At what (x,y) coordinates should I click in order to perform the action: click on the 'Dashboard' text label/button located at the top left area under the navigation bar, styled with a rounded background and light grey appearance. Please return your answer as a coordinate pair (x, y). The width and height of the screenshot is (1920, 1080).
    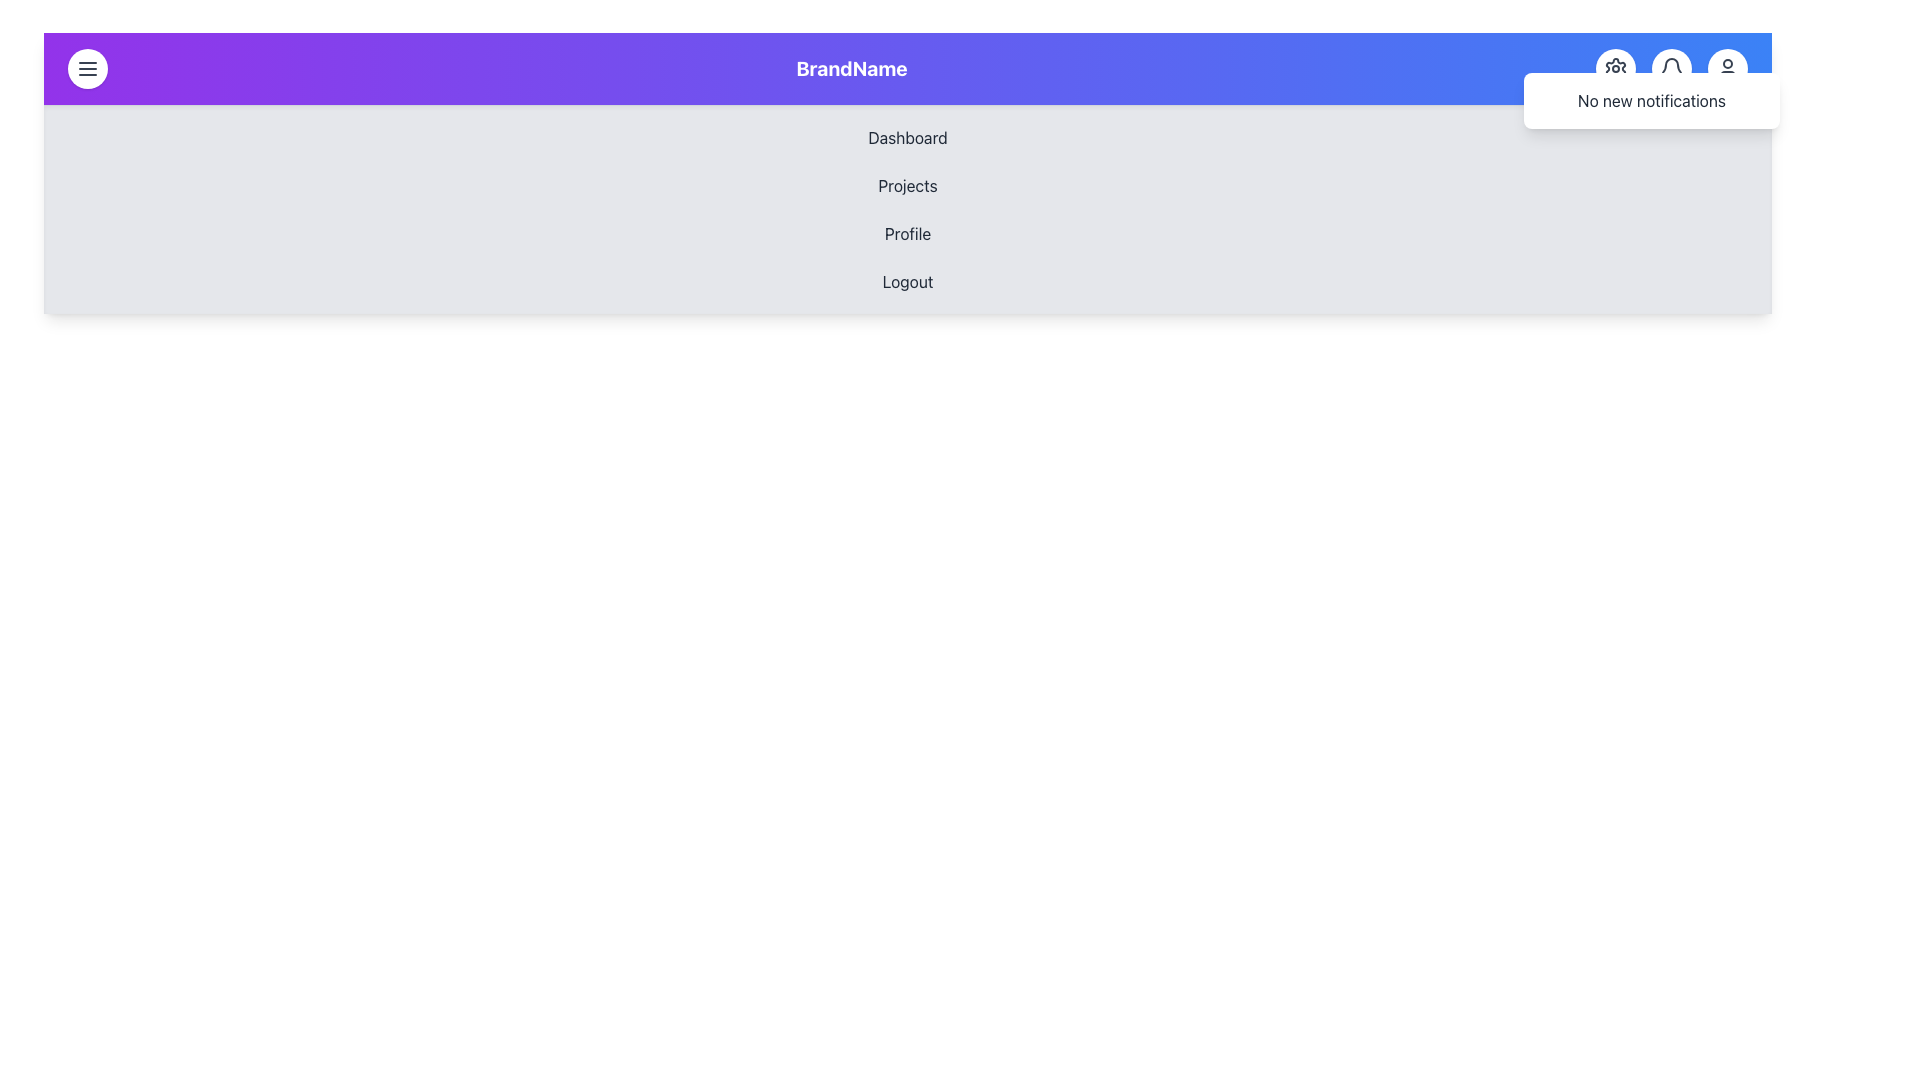
    Looking at the image, I should click on (906, 137).